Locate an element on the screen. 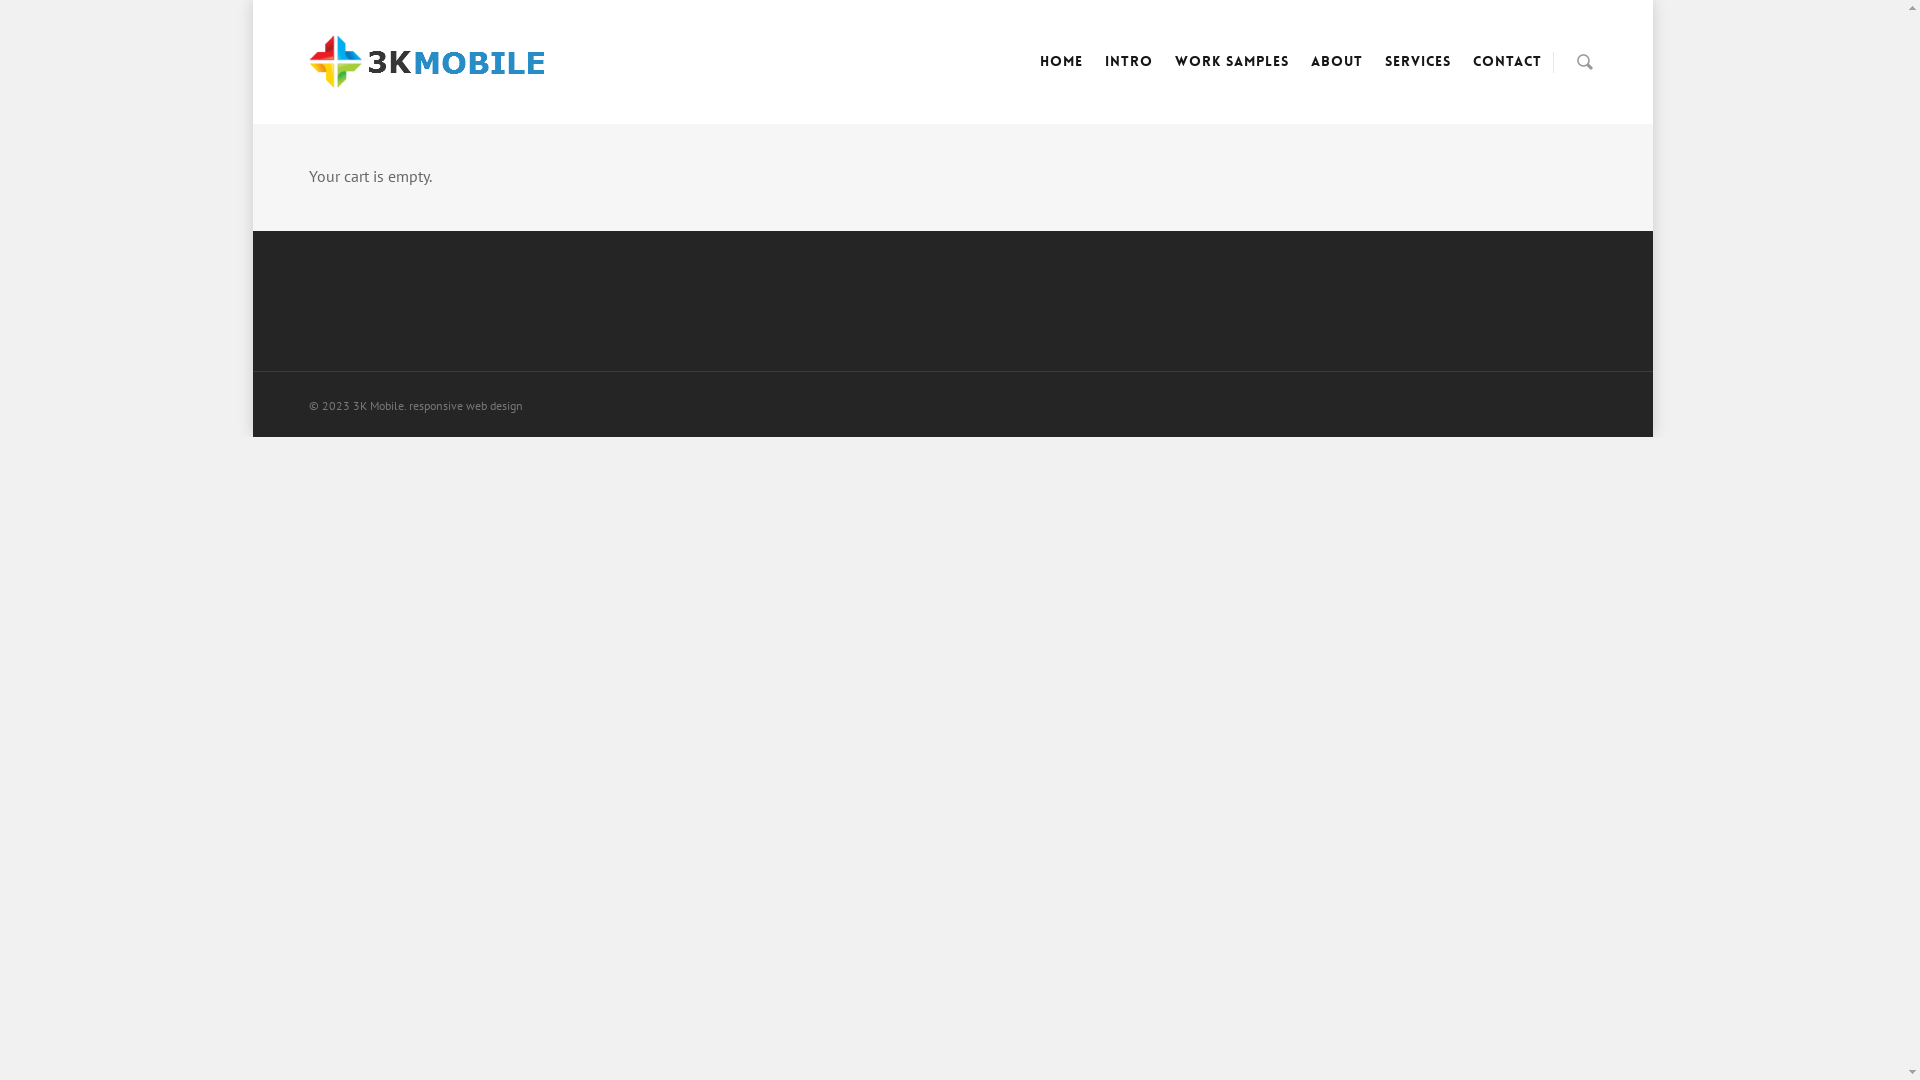 The width and height of the screenshot is (1920, 1080). 'Intro' is located at coordinates (1128, 75).